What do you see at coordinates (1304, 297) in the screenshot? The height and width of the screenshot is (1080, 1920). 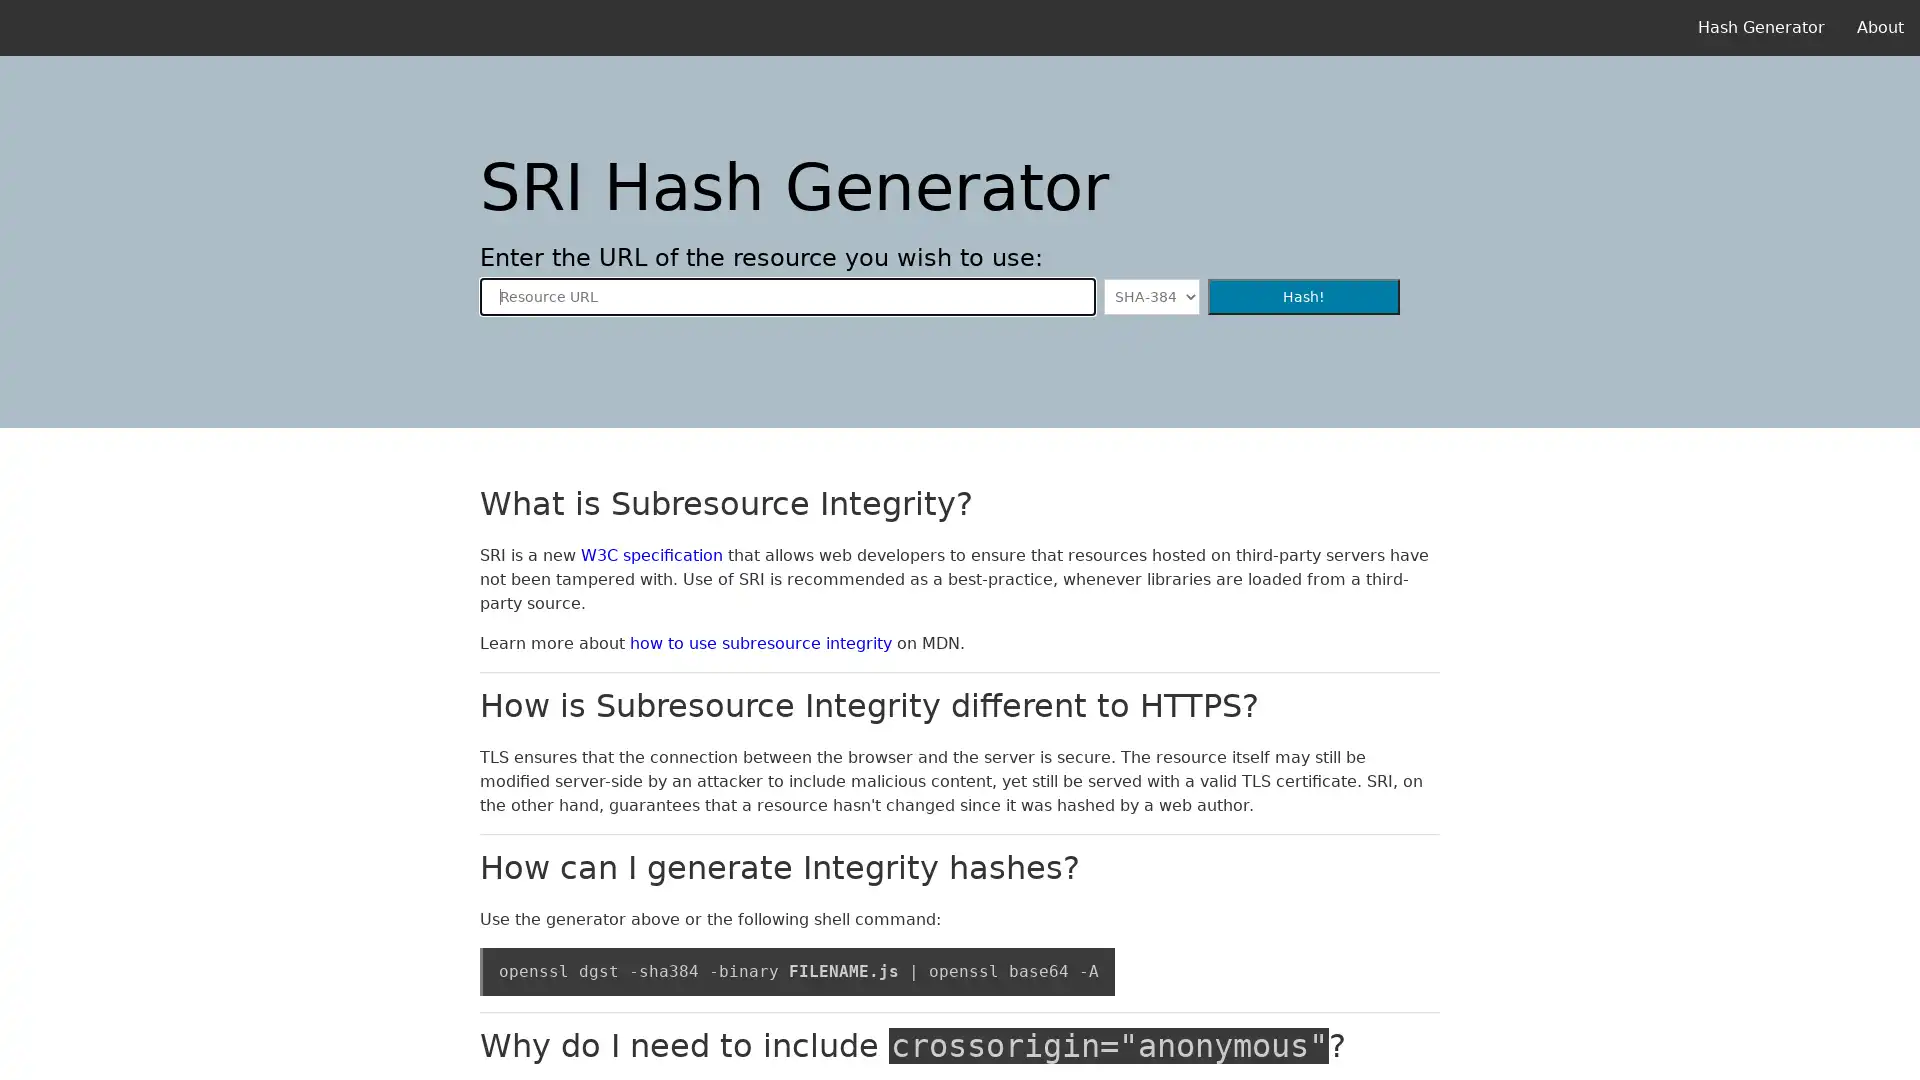 I see `Hash!` at bounding box center [1304, 297].